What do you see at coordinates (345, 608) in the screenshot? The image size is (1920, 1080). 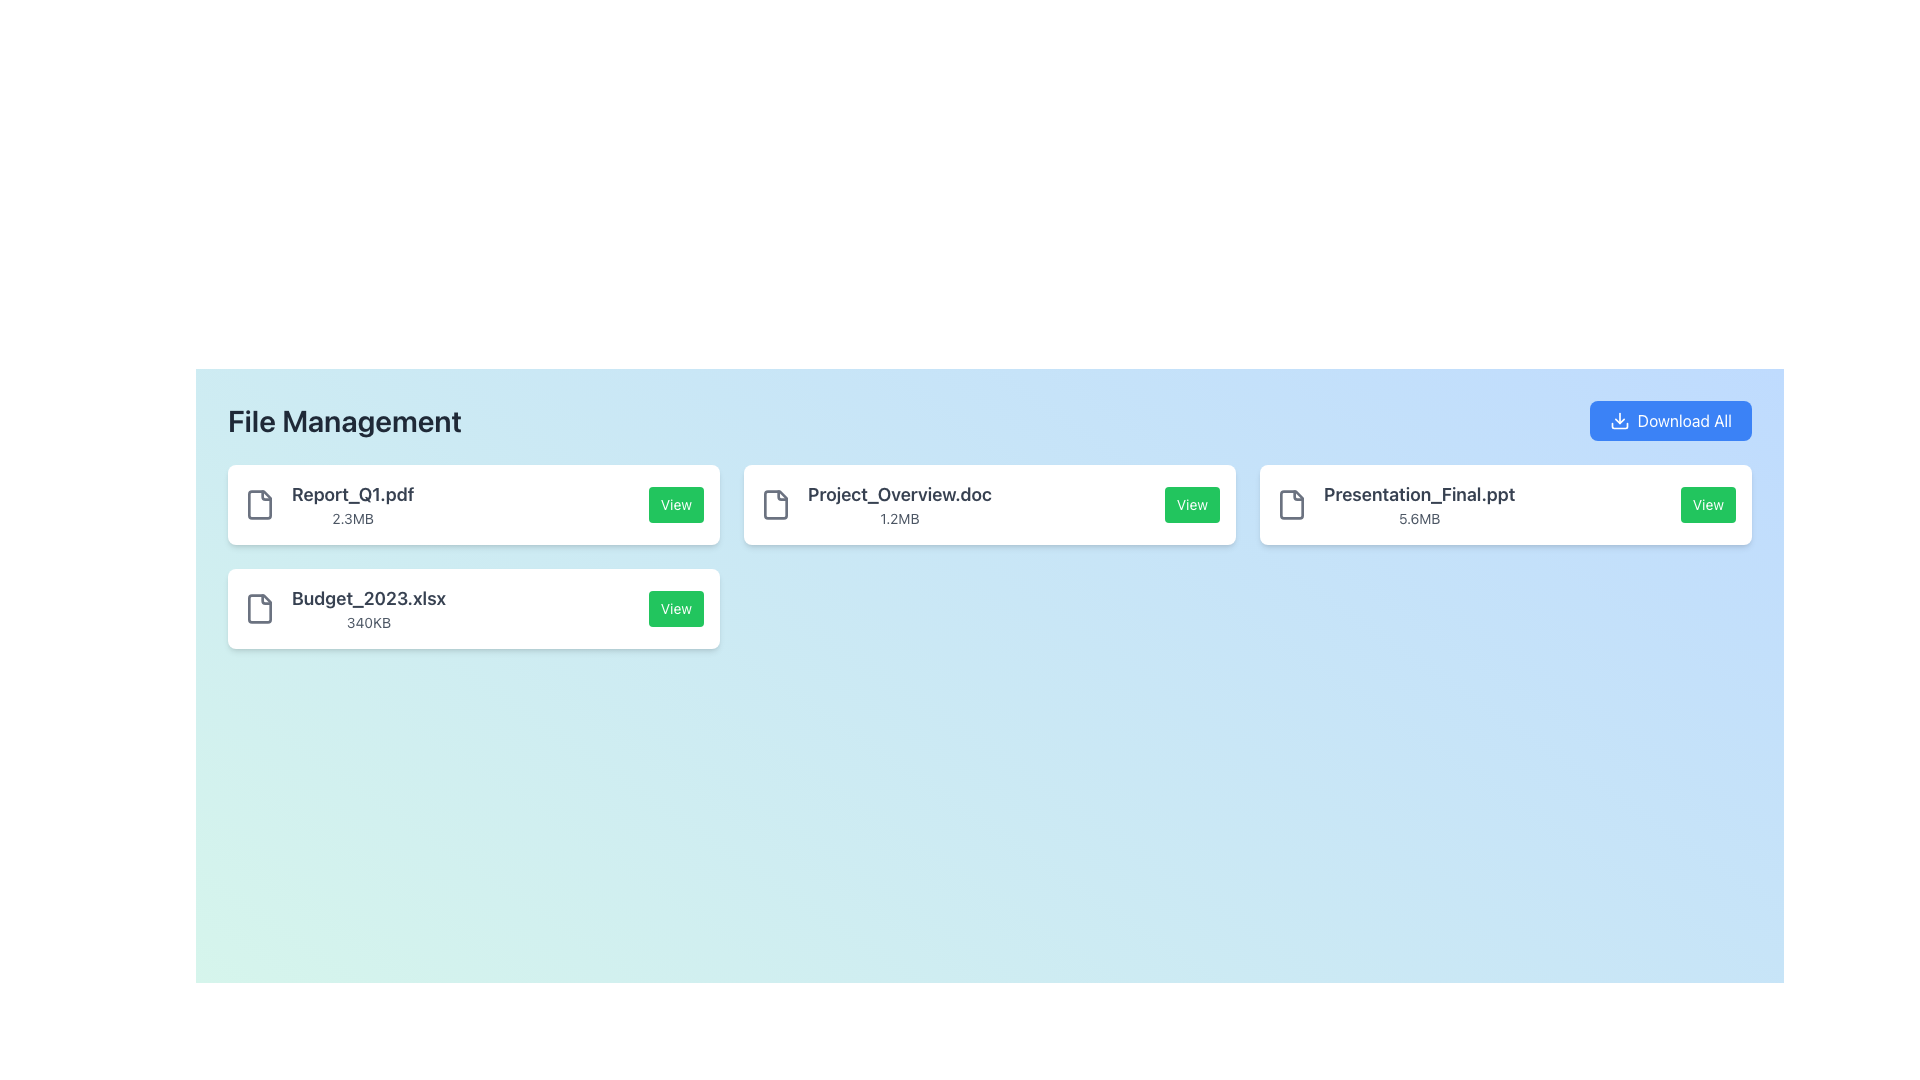 I see `text displayed in the labeled component for identifying the 'Budget_2023.xlsx' file, which is located in the second card of the 'File Management' interface` at bounding box center [345, 608].